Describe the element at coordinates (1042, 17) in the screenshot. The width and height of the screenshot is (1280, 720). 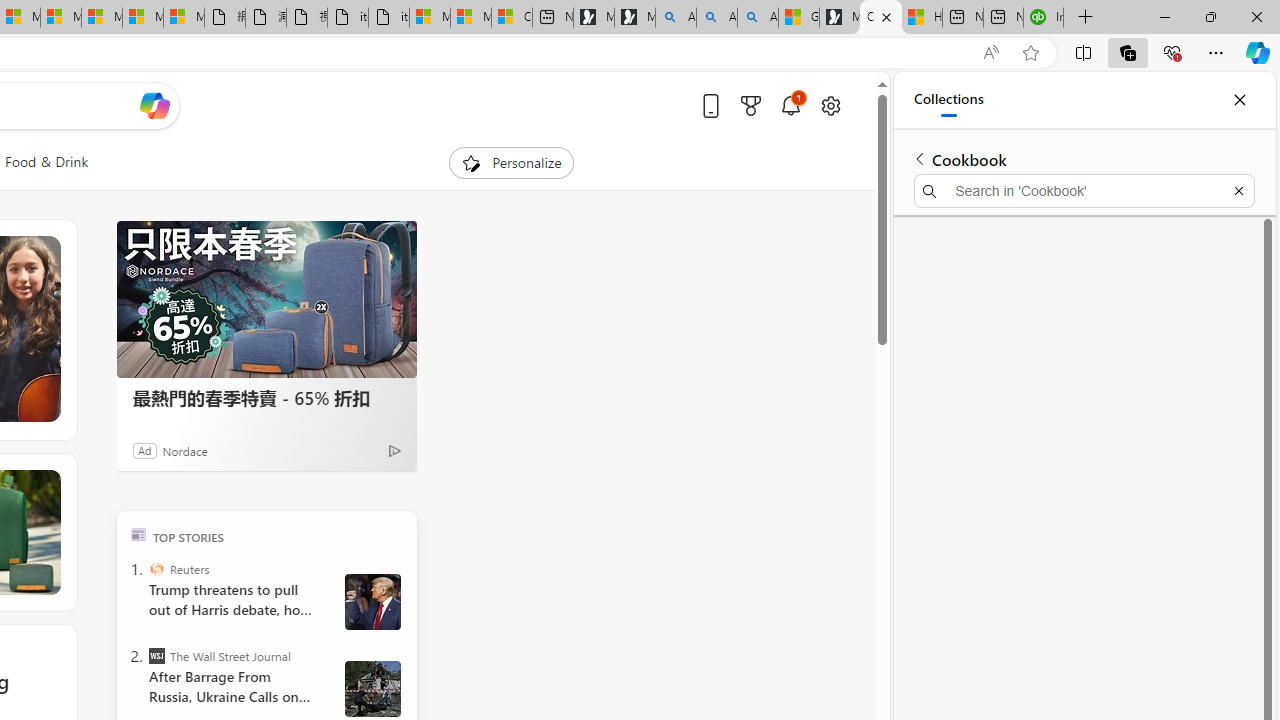
I see `'Intuit QuickBooks Online - Quickbooks'` at that location.